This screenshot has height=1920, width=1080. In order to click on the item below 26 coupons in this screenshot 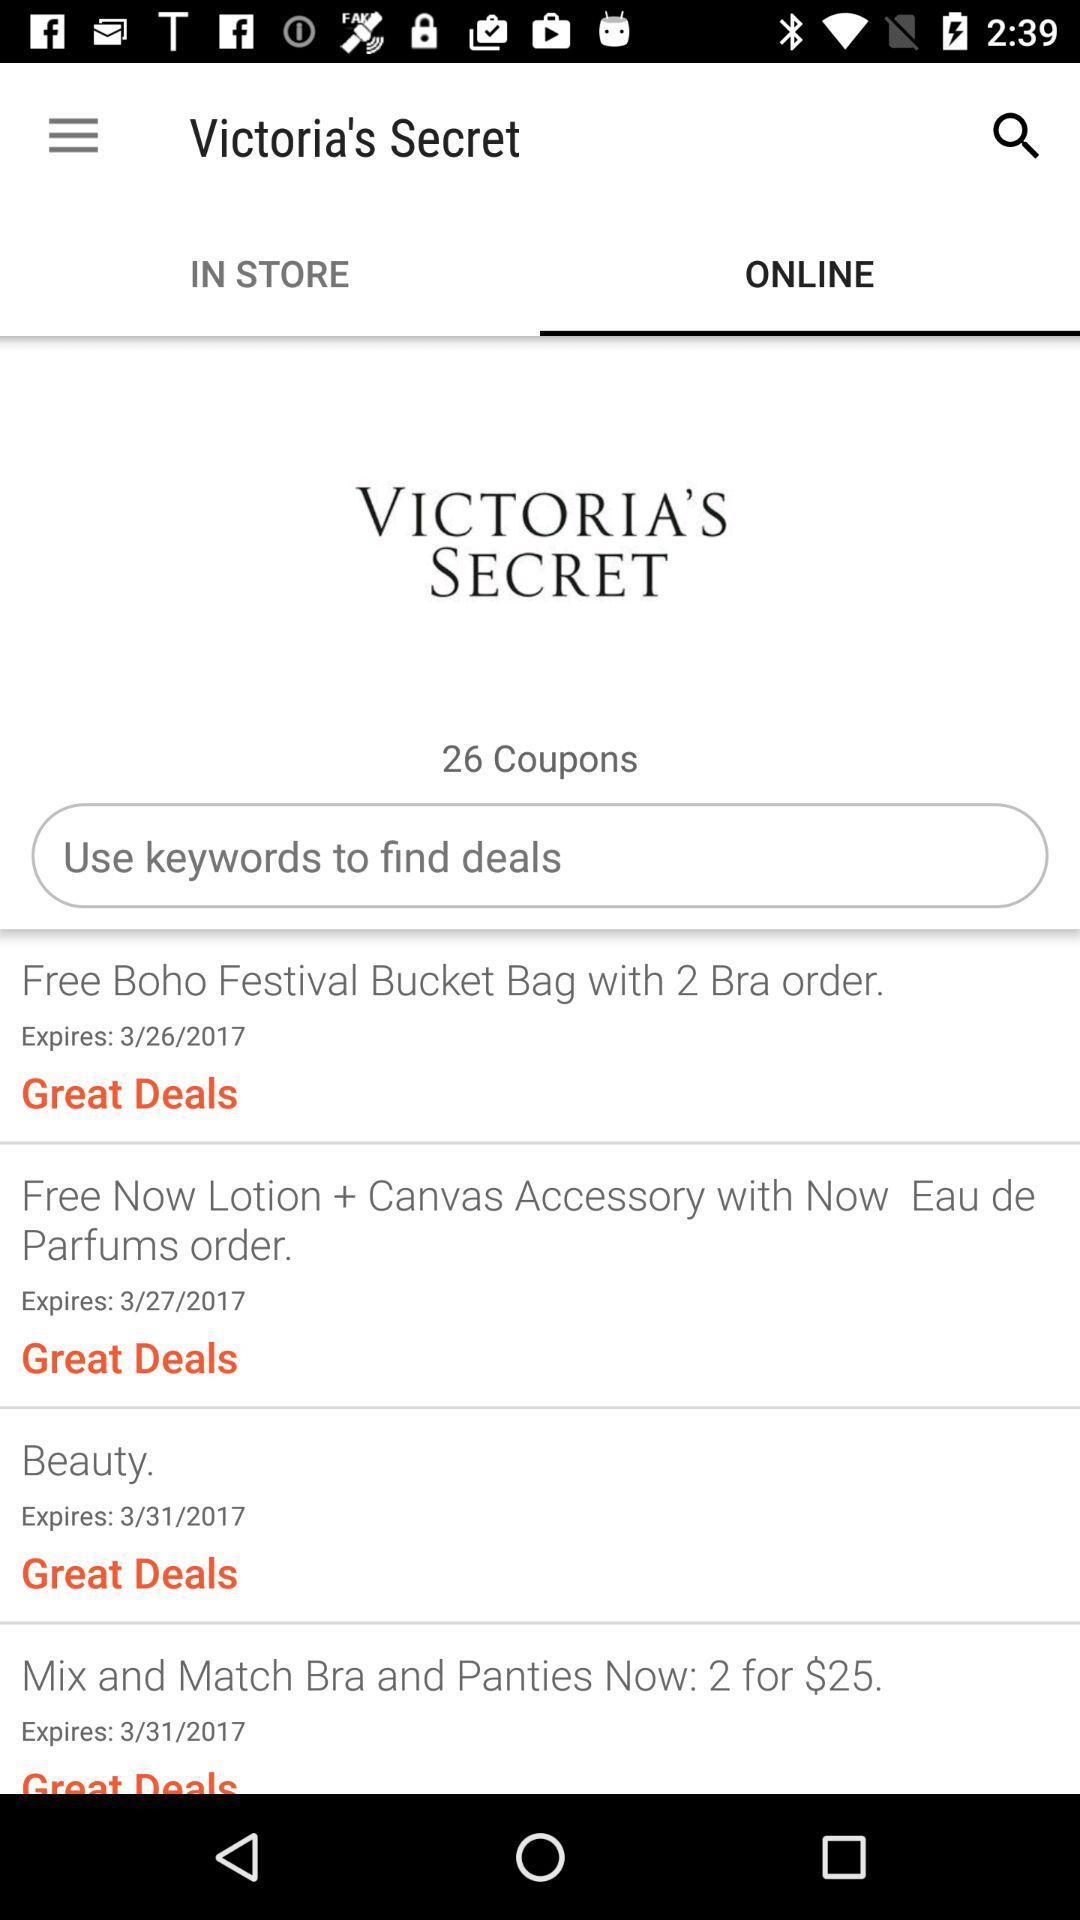, I will do `click(540, 855)`.